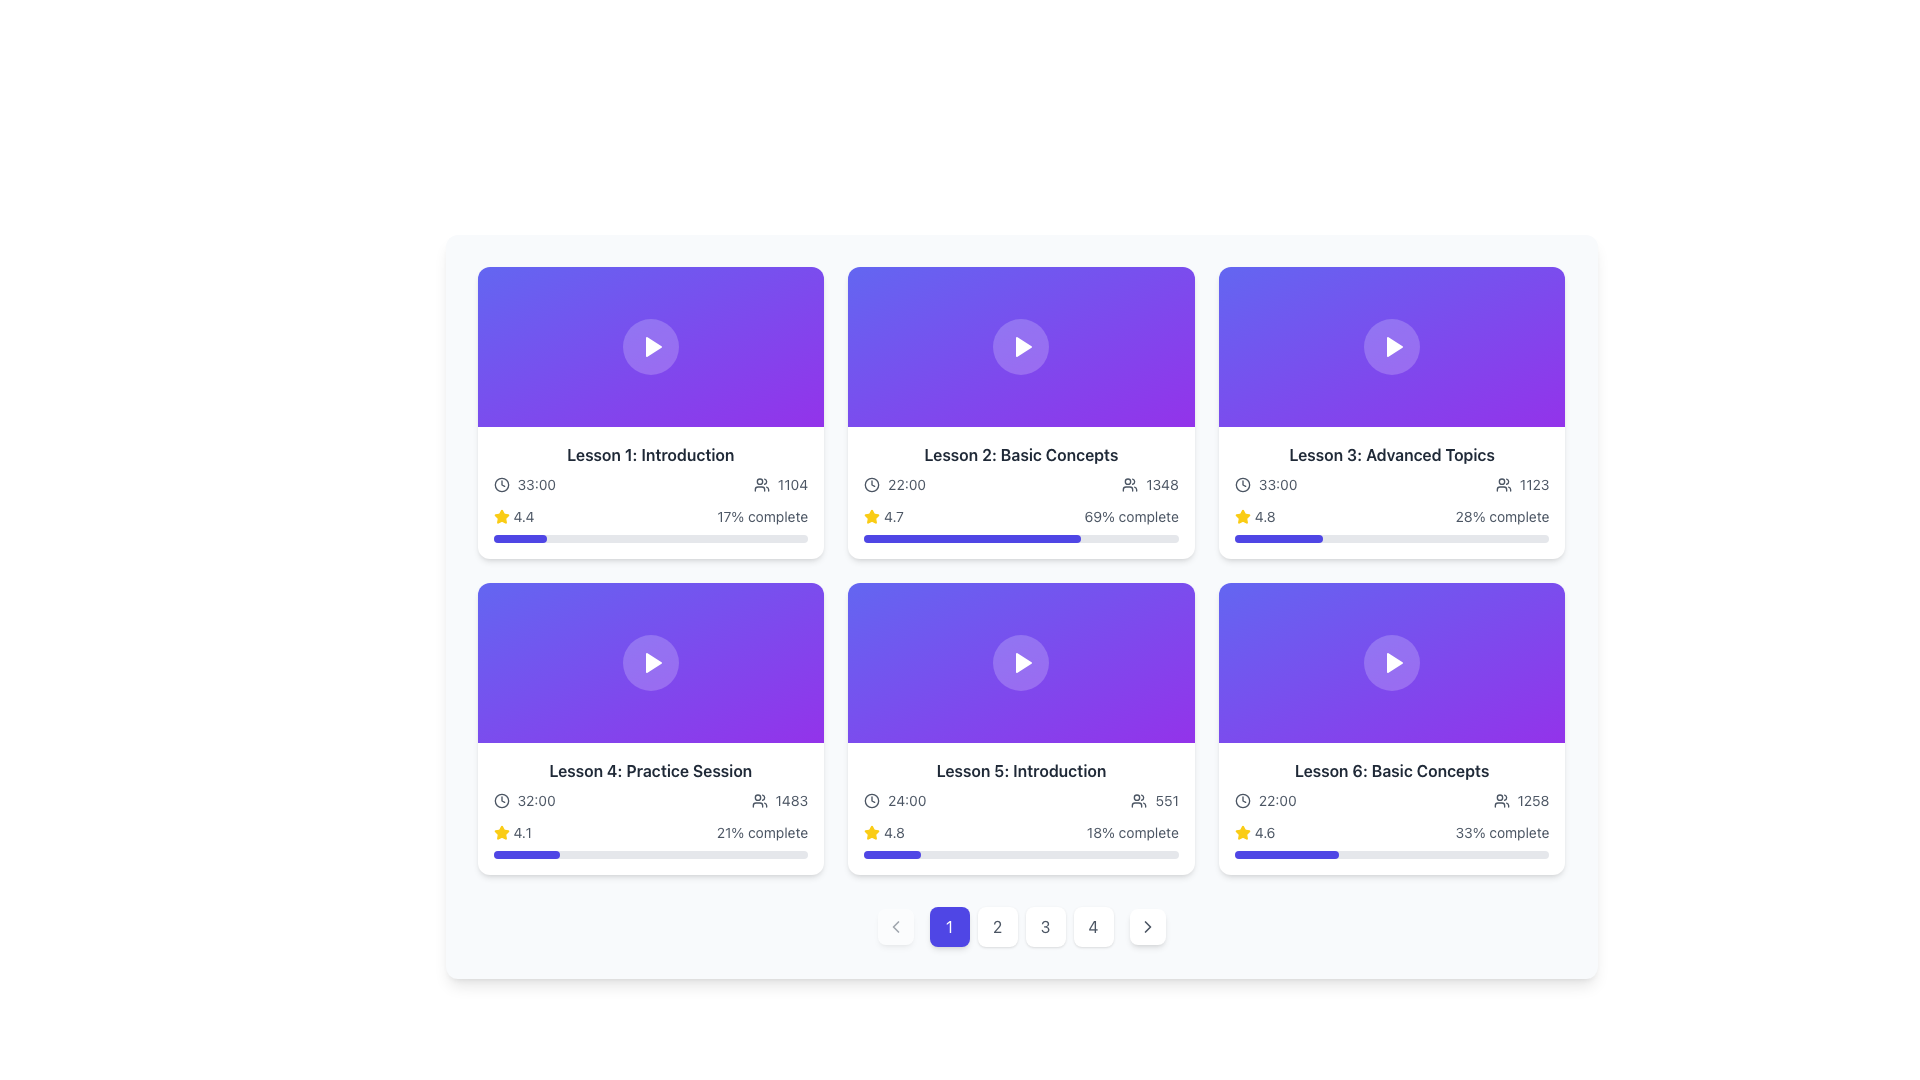 This screenshot has height=1080, width=1920. I want to click on the clock icon indicating a time duration of 32:00, which is the leftmost component in a group within the lower-left card of the grid layout, so click(501, 800).